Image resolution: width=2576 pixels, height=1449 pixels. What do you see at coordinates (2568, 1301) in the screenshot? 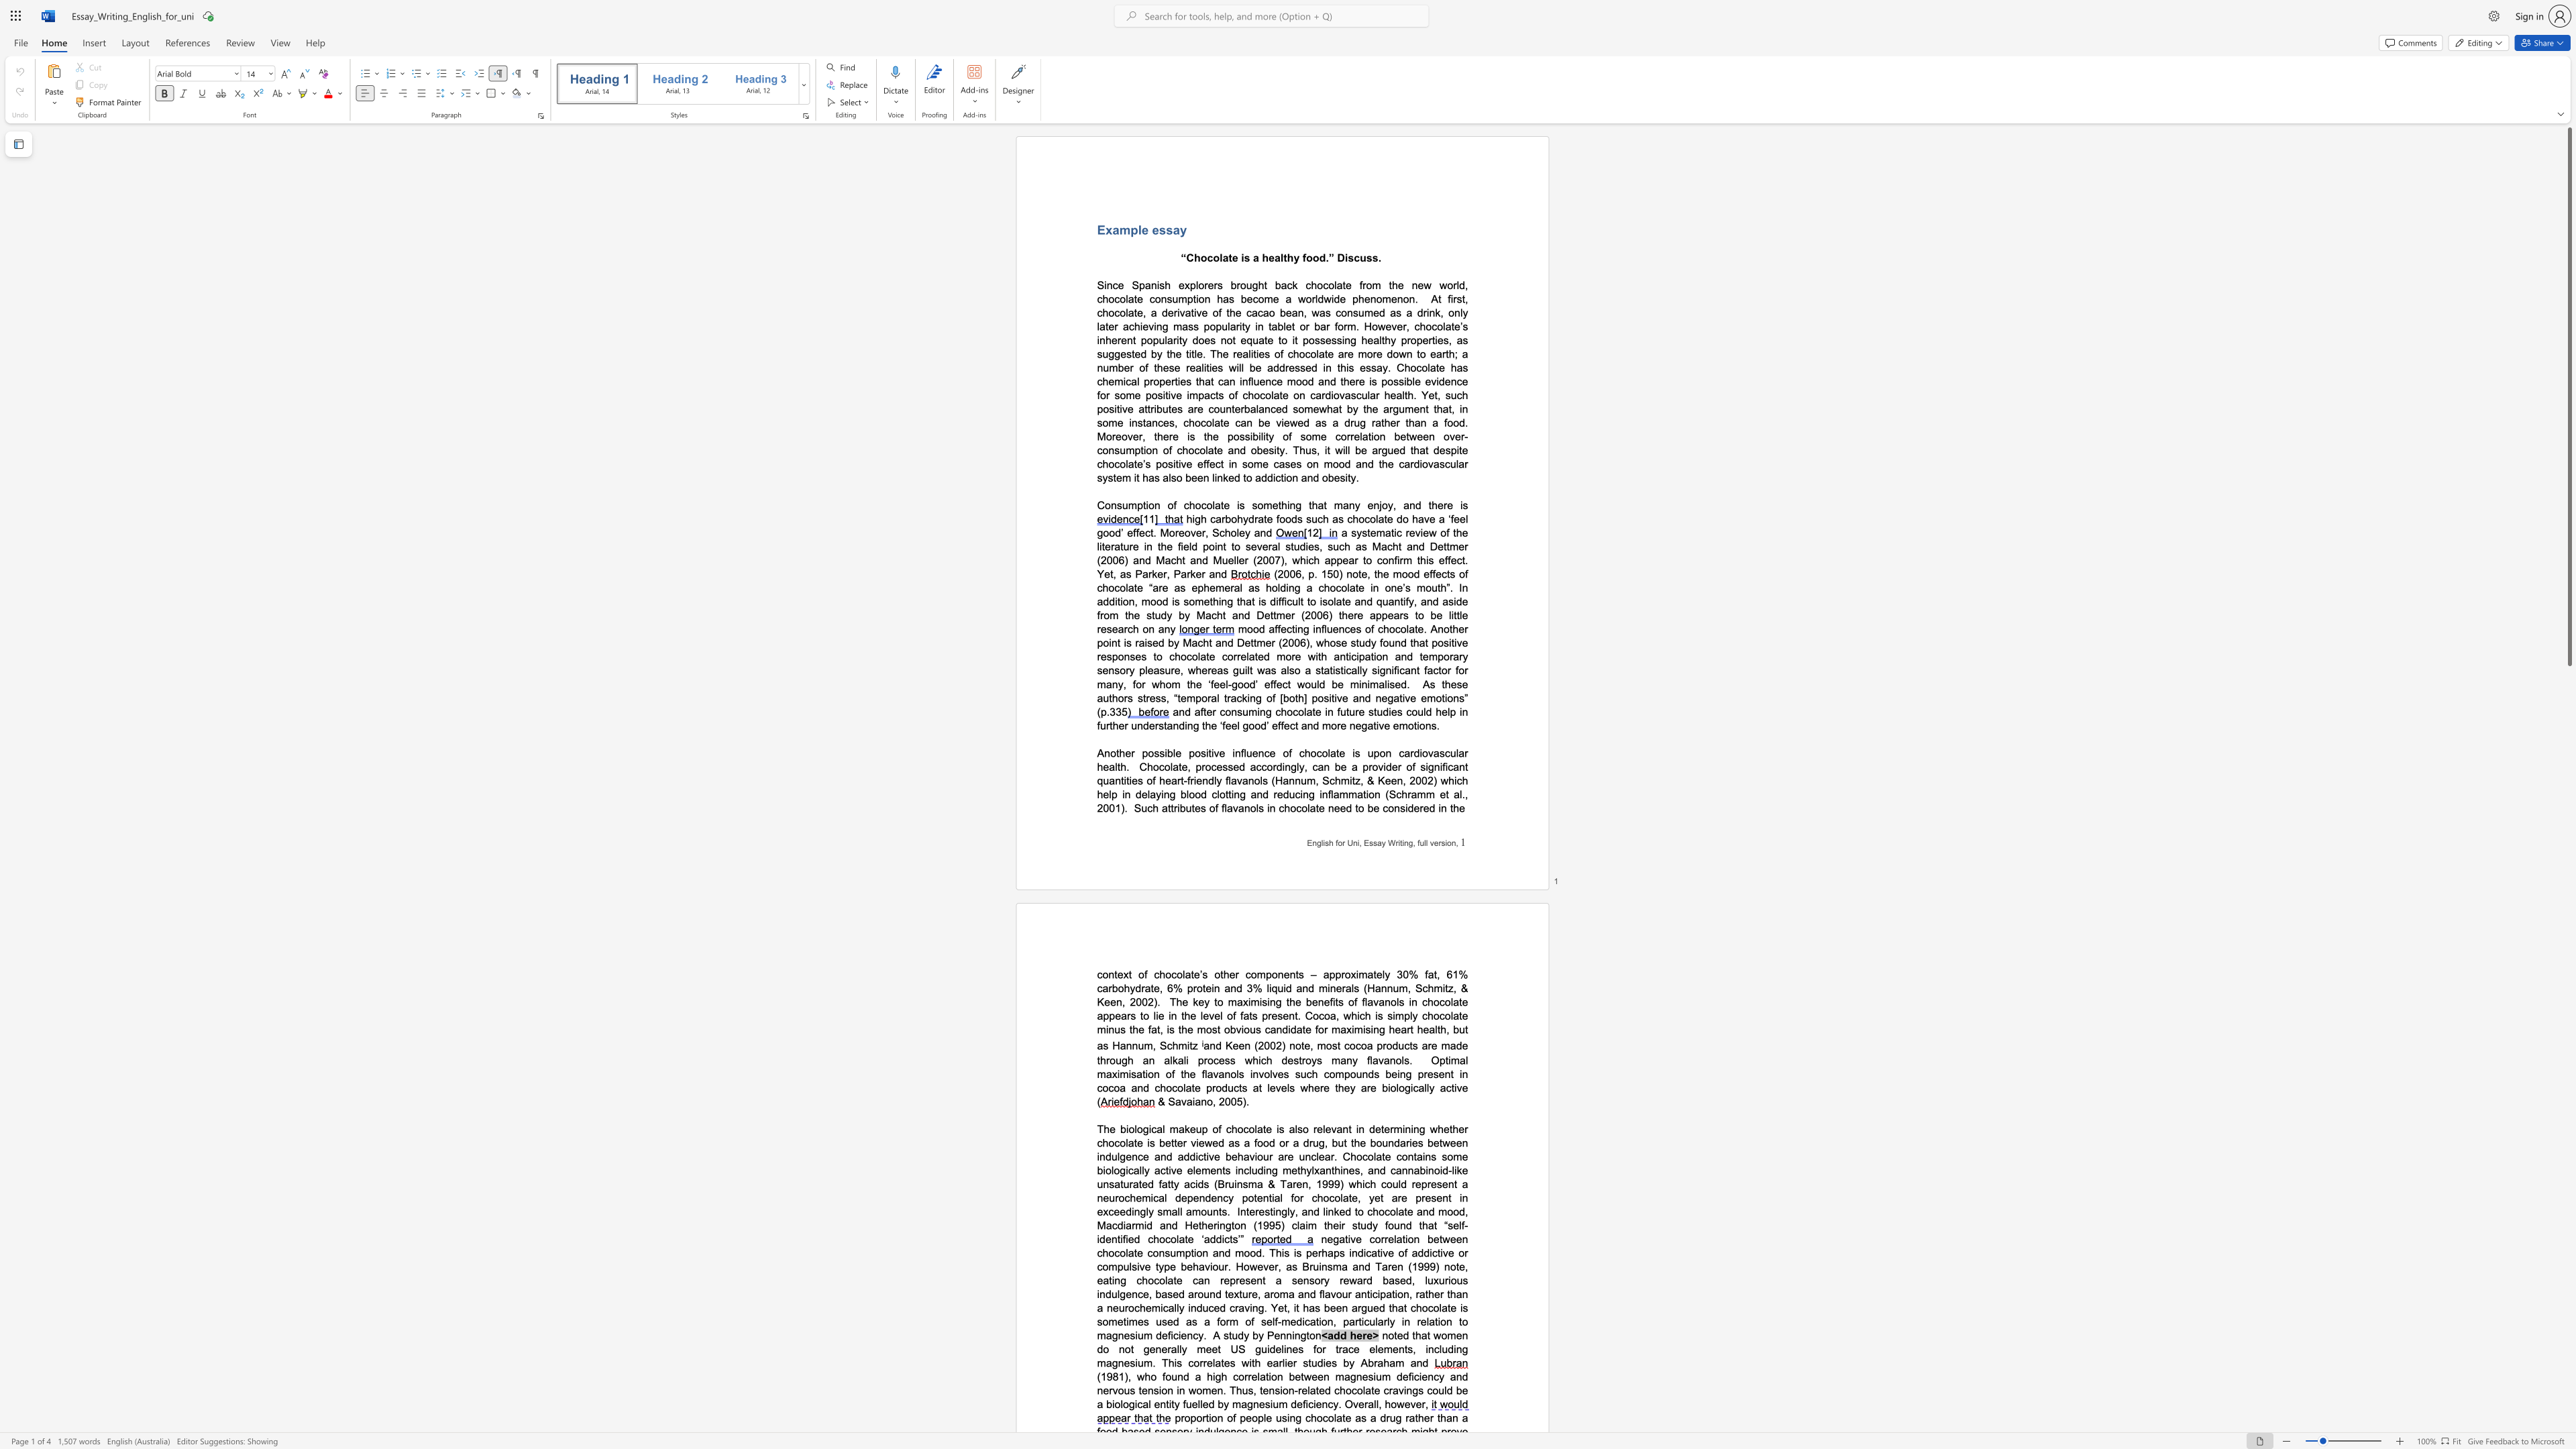
I see `the scrollbar to slide the page down` at bounding box center [2568, 1301].